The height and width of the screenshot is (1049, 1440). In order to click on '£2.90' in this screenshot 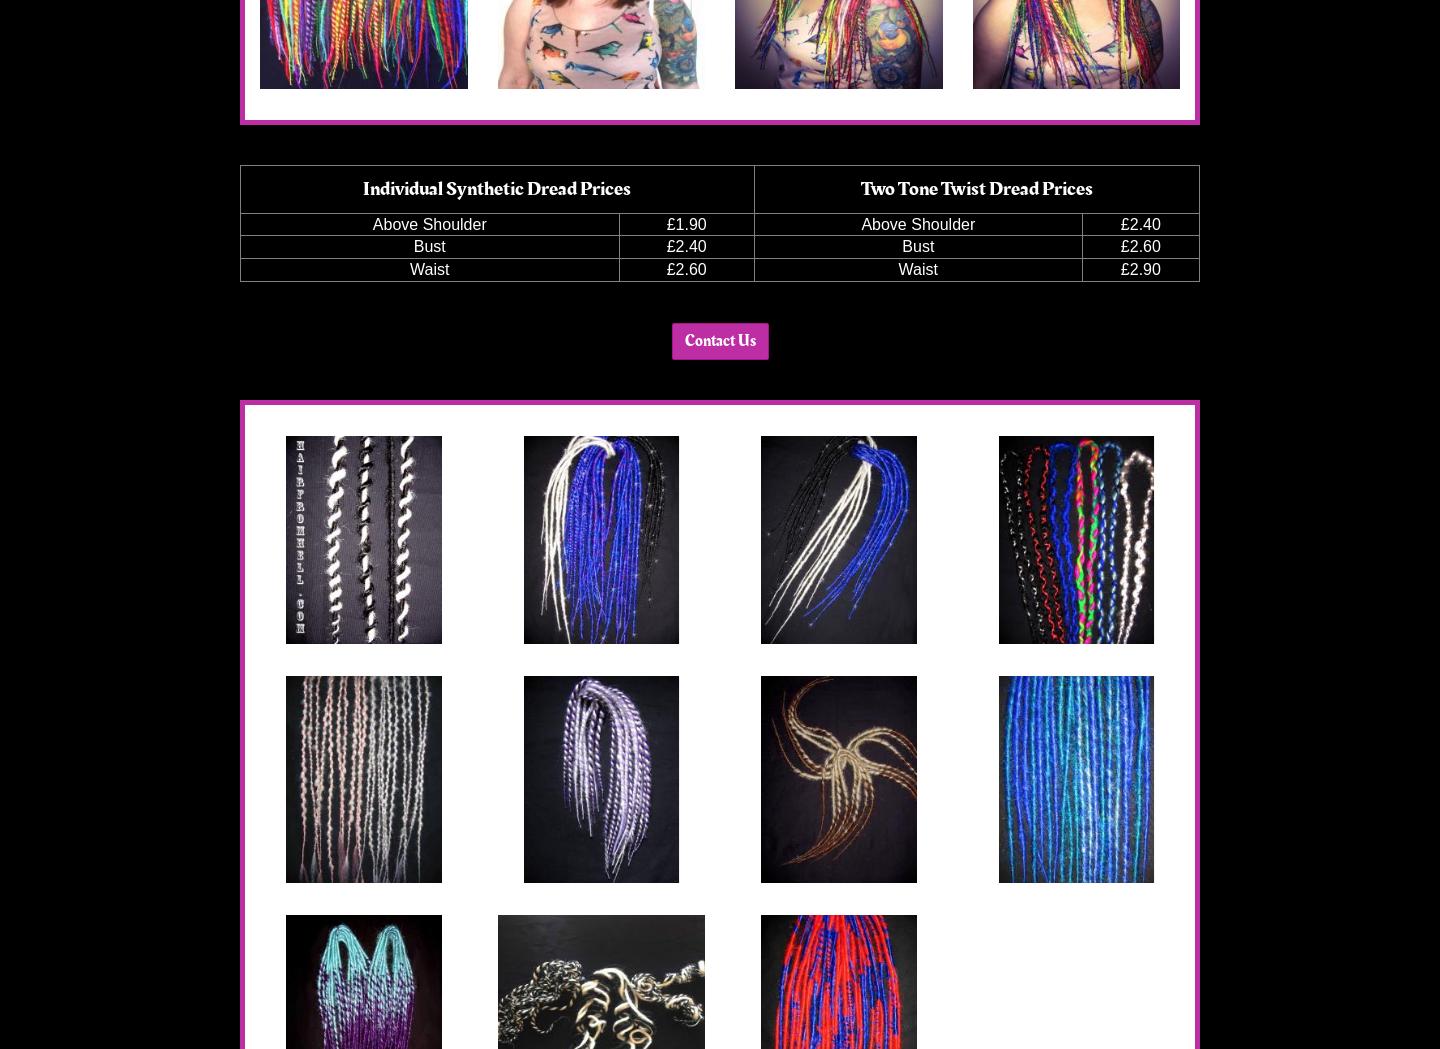, I will do `click(1119, 267)`.